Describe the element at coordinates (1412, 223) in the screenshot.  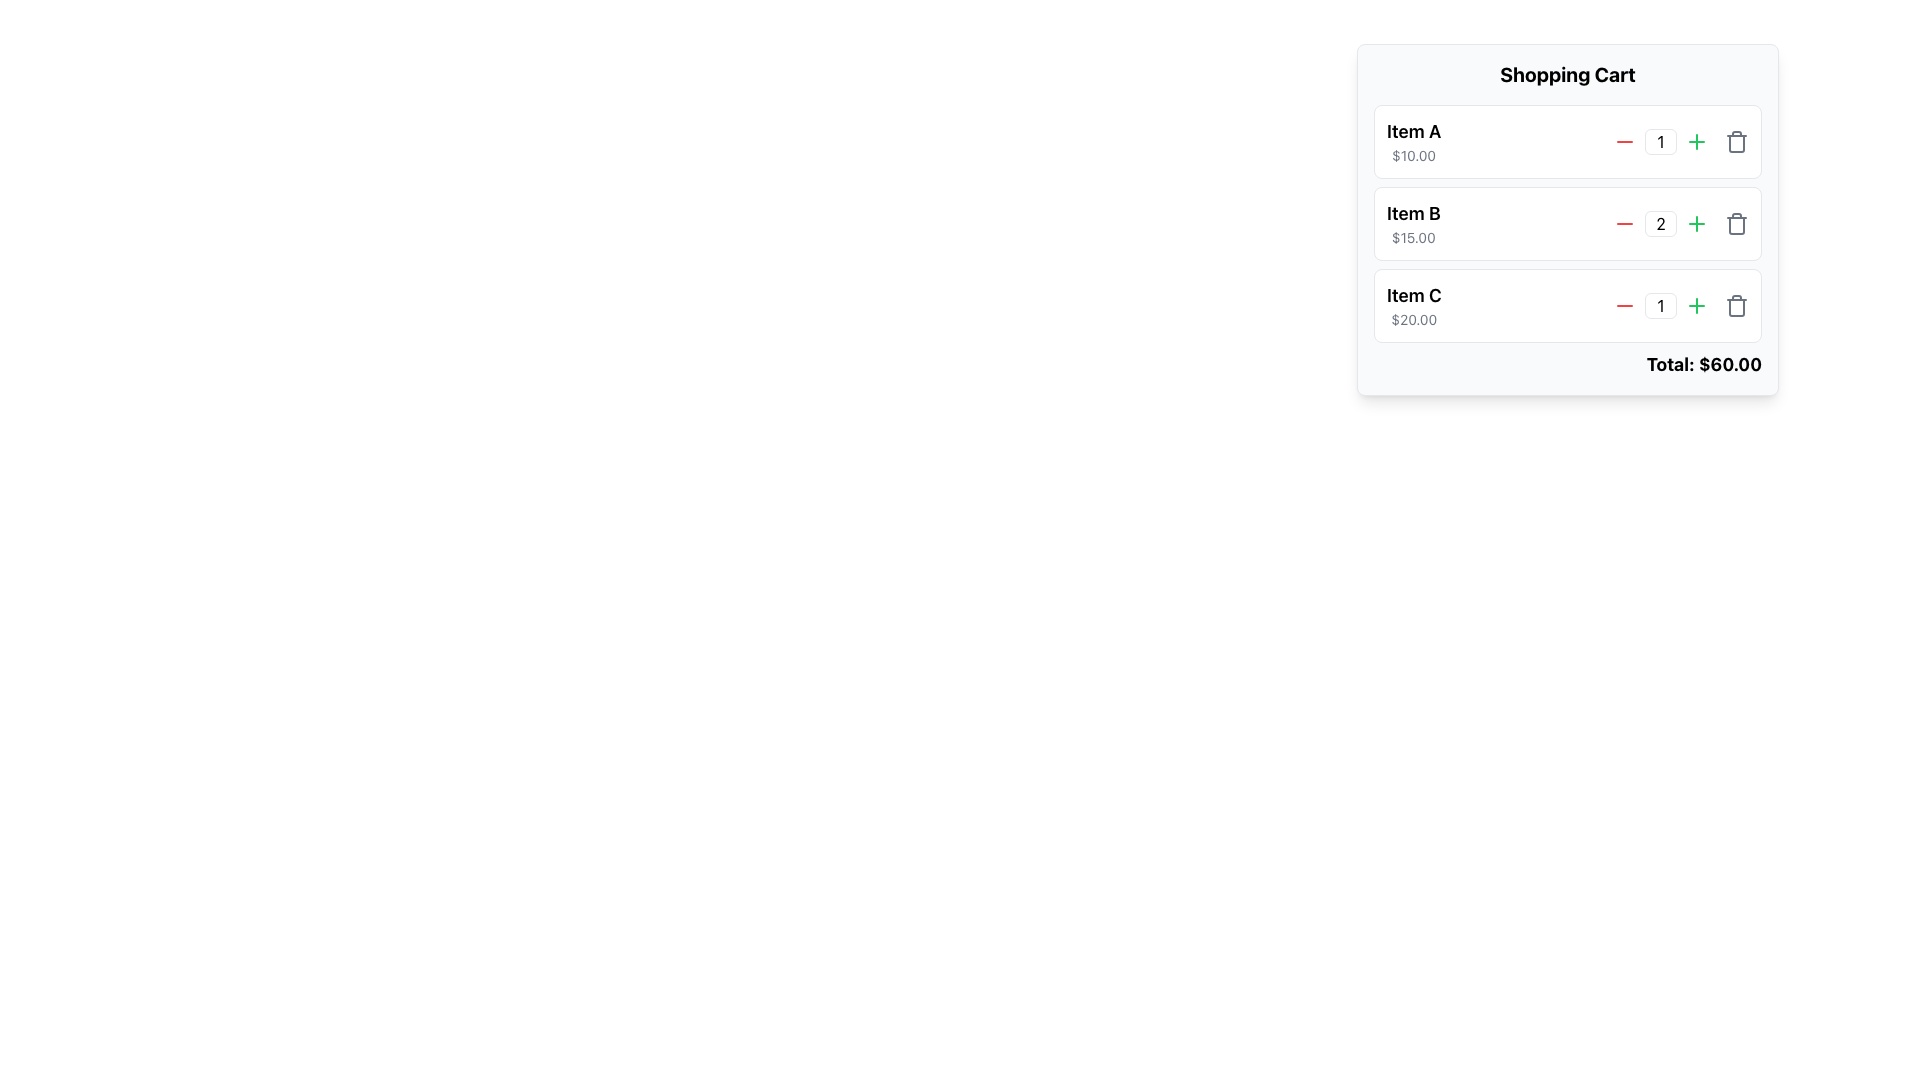
I see `the text label displaying the product information for 'Item B' priced at '$15.00' in the shopping cart interface` at that location.